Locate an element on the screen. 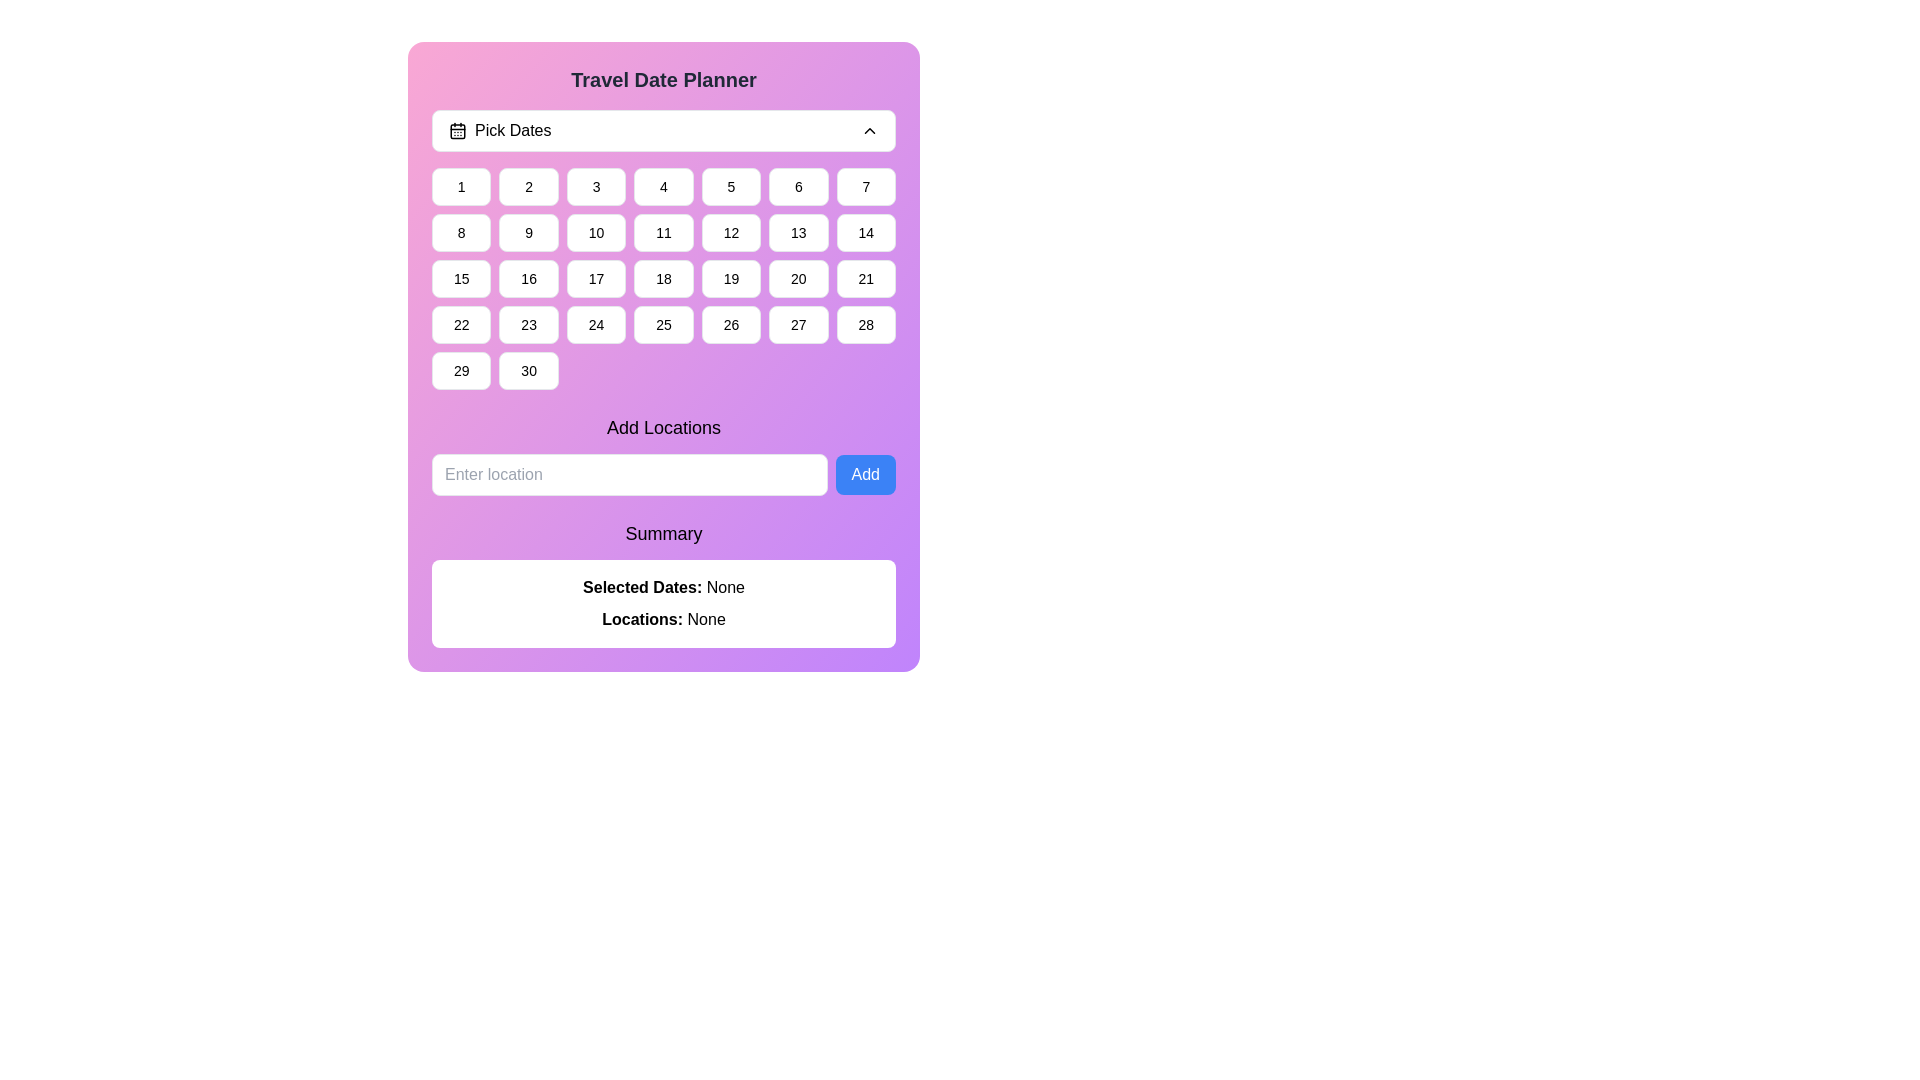 The image size is (1920, 1080). the selectable button located in the seventh position of the first row in the grid structure is located at coordinates (865, 186).